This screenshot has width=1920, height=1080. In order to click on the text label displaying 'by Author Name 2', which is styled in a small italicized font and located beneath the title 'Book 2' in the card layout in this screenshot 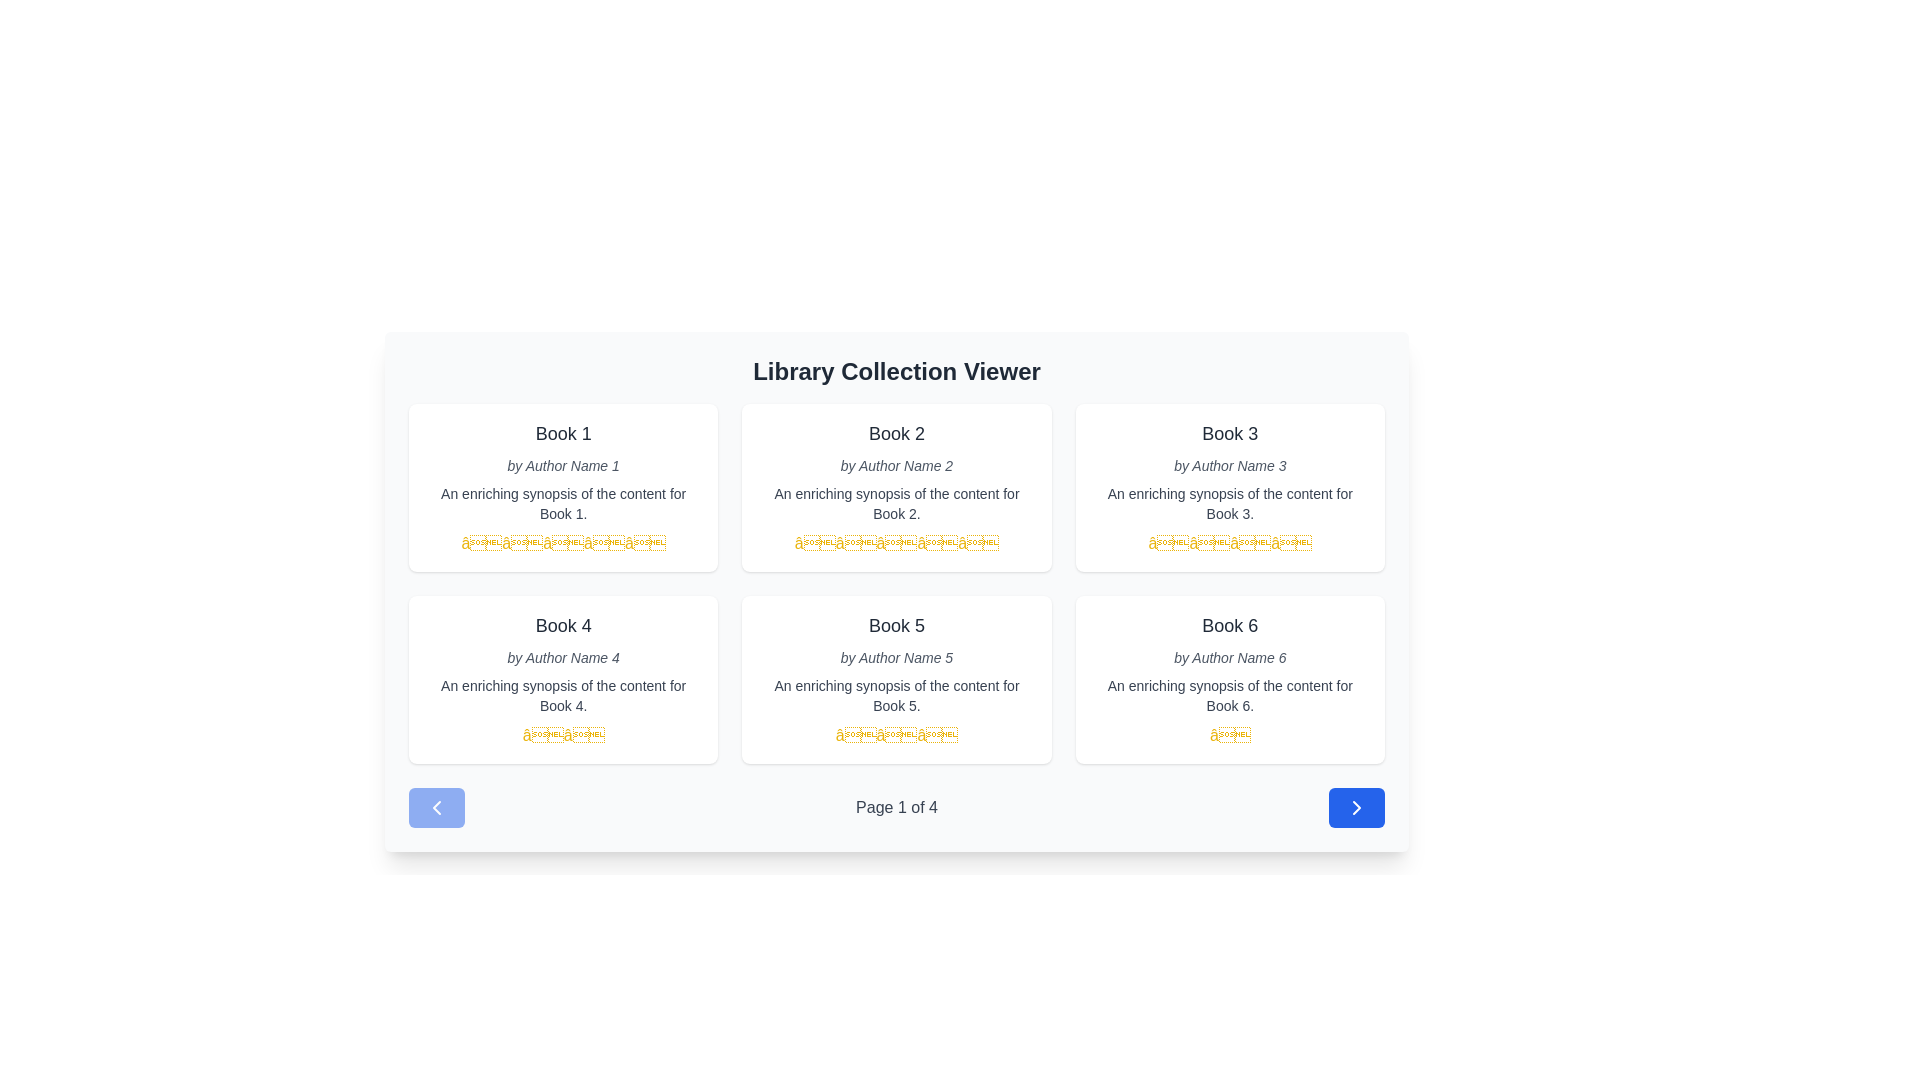, I will do `click(896, 466)`.